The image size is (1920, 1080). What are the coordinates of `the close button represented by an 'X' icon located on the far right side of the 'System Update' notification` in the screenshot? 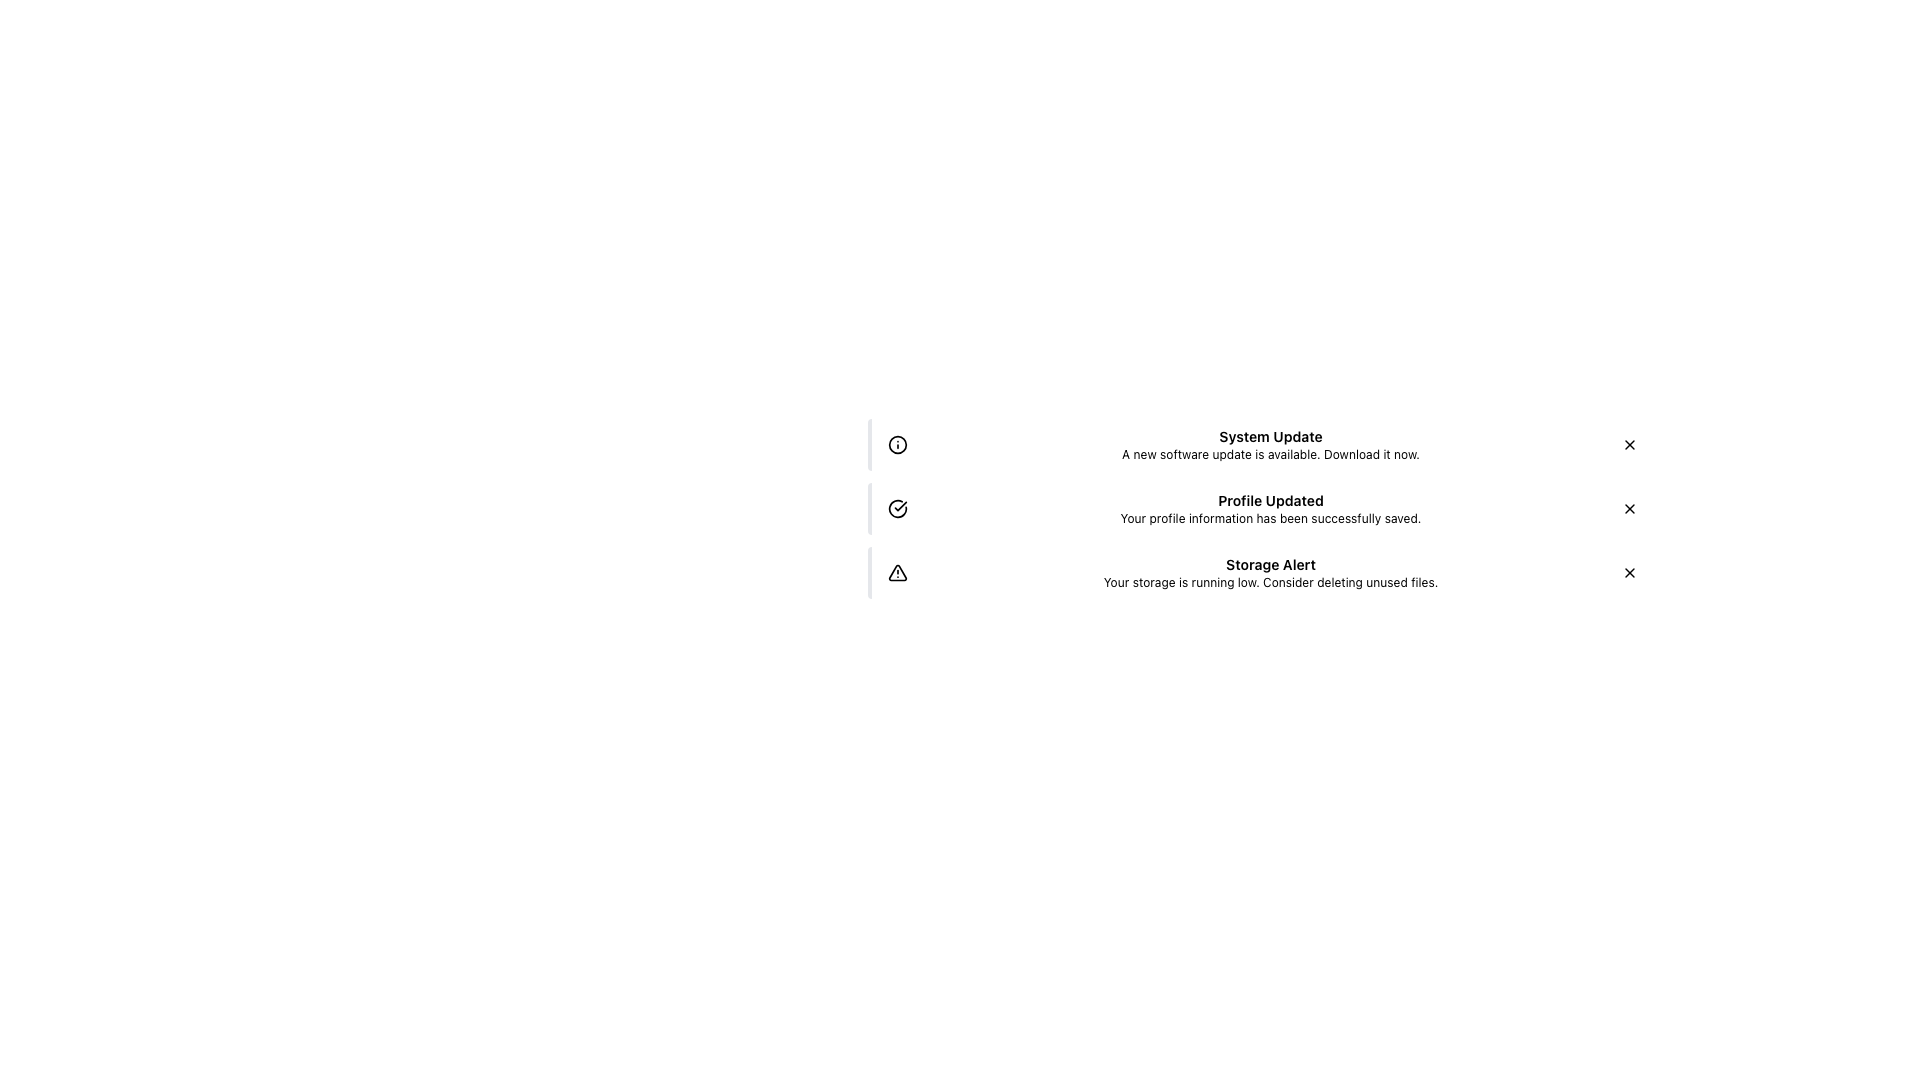 It's located at (1630, 443).